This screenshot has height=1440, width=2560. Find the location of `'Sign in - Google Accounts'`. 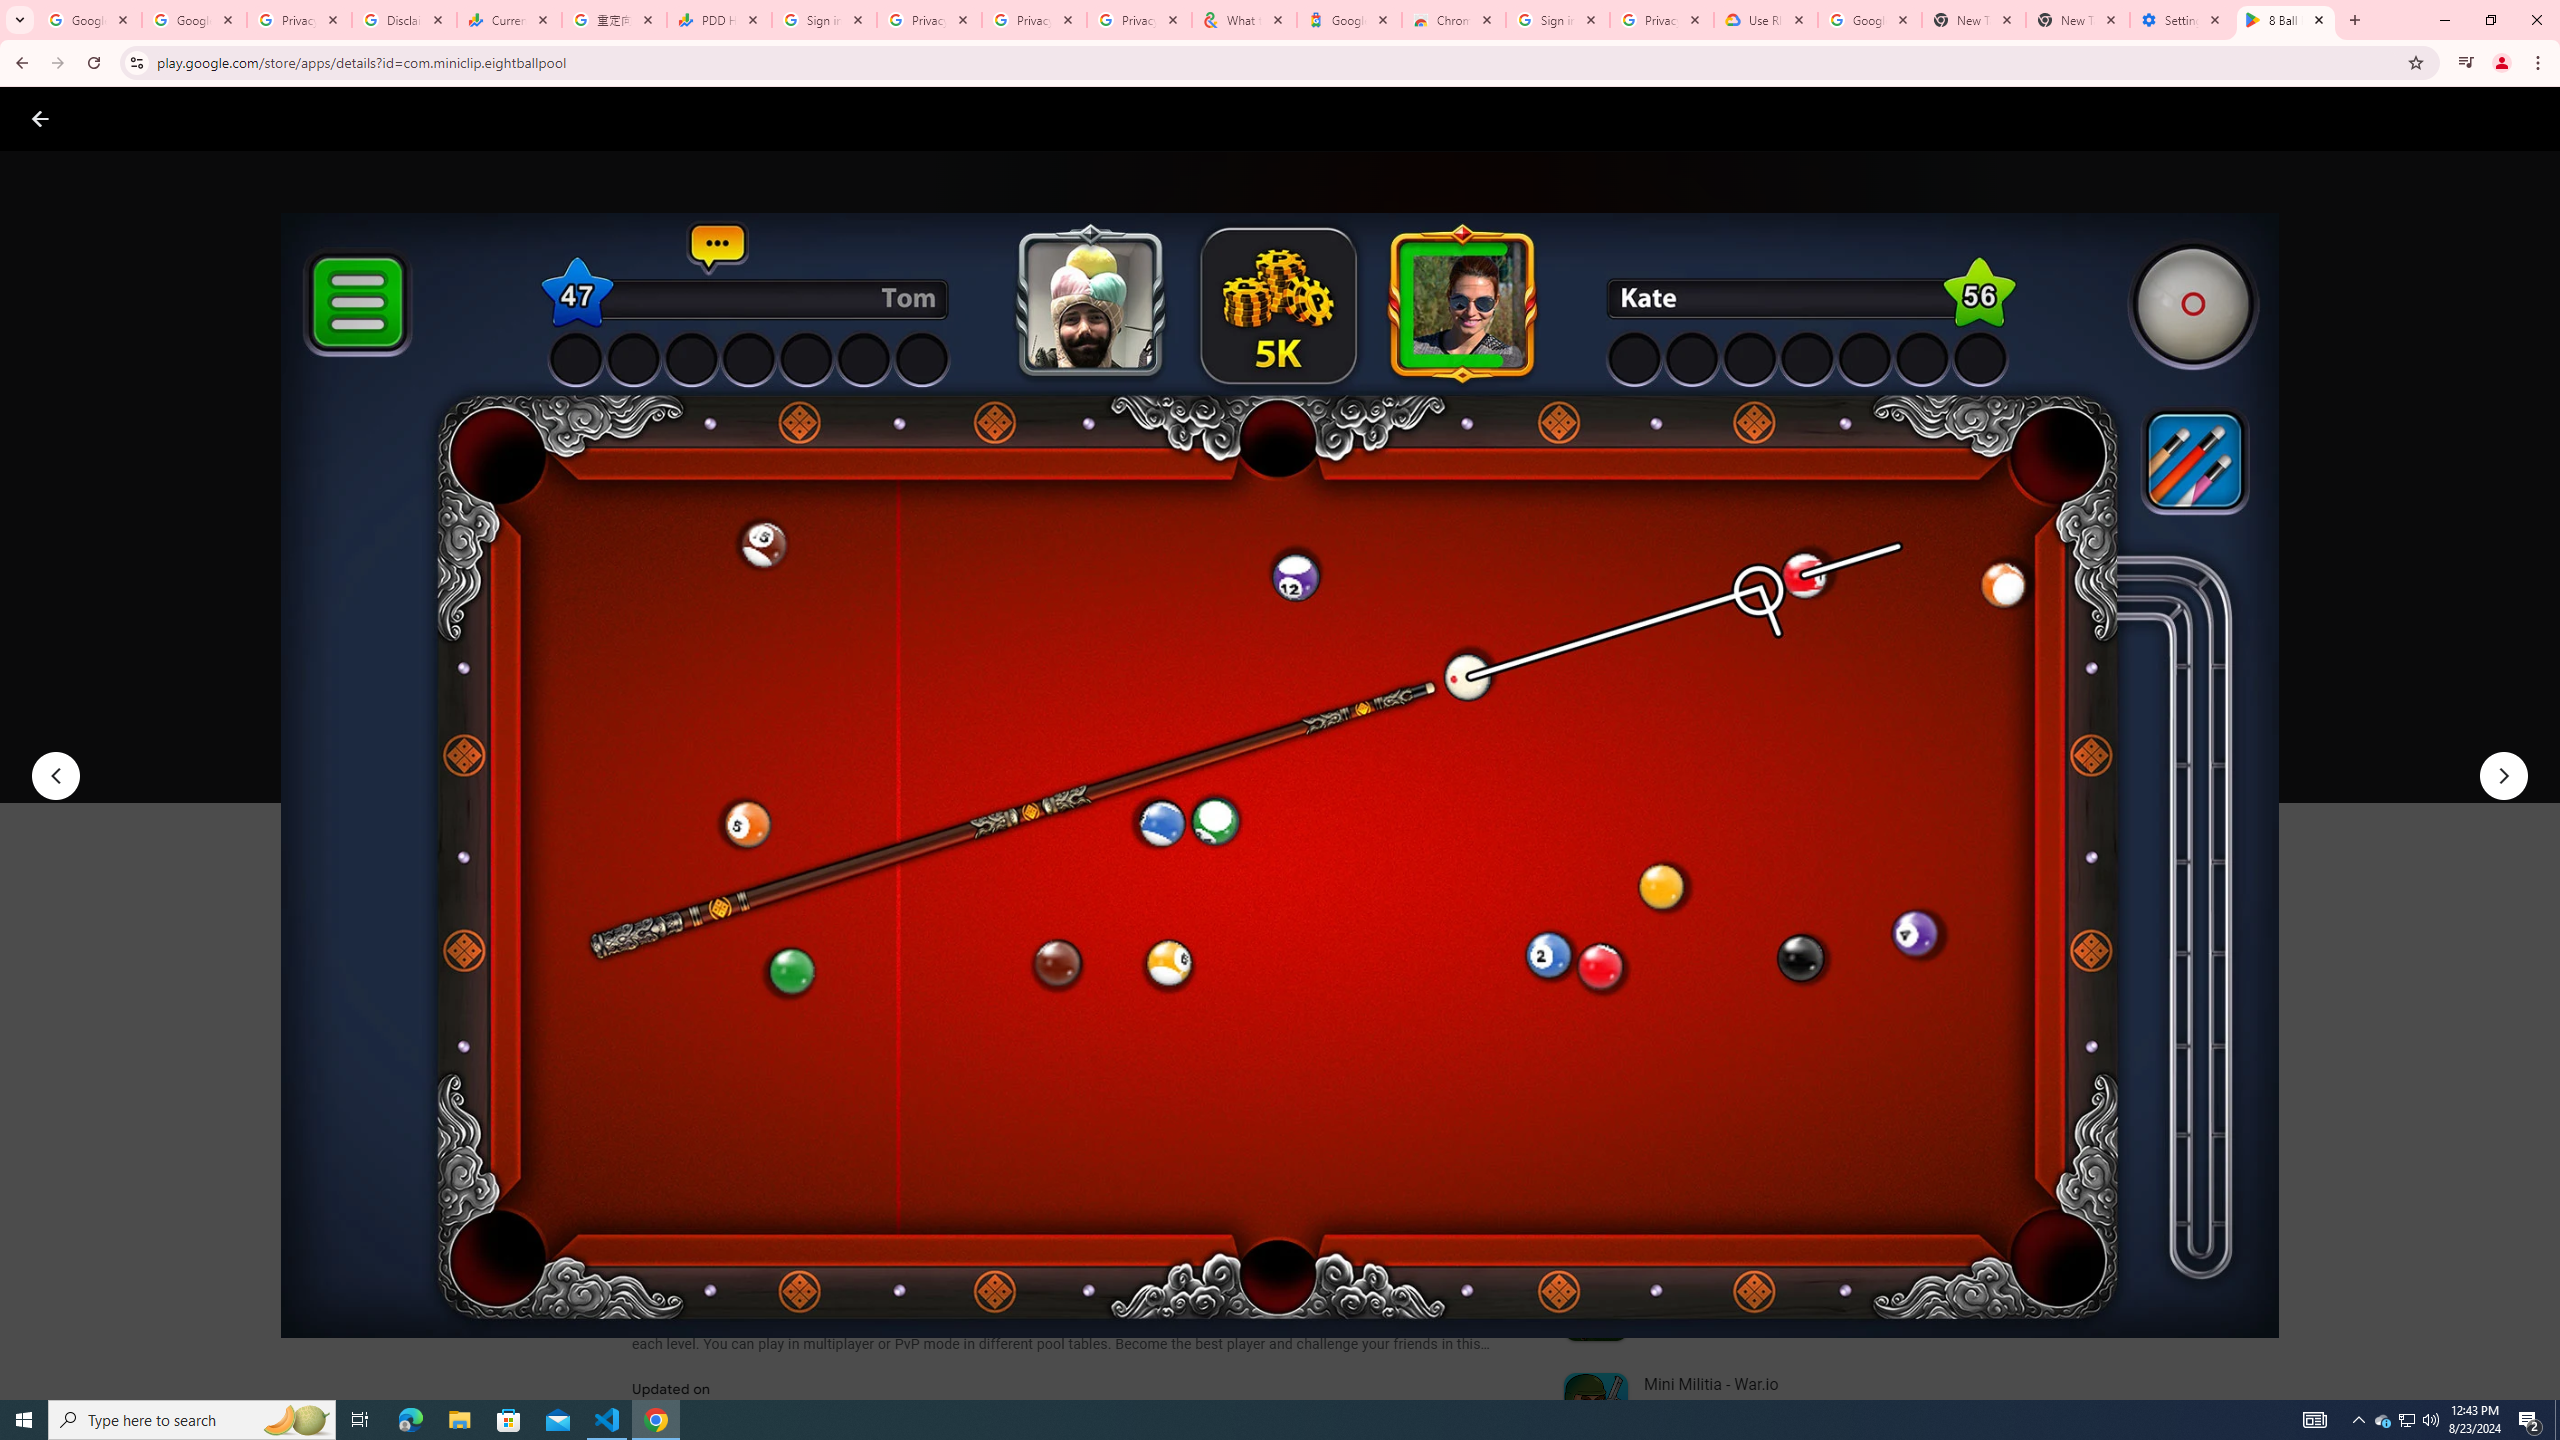

'Sign in - Google Accounts' is located at coordinates (823, 19).